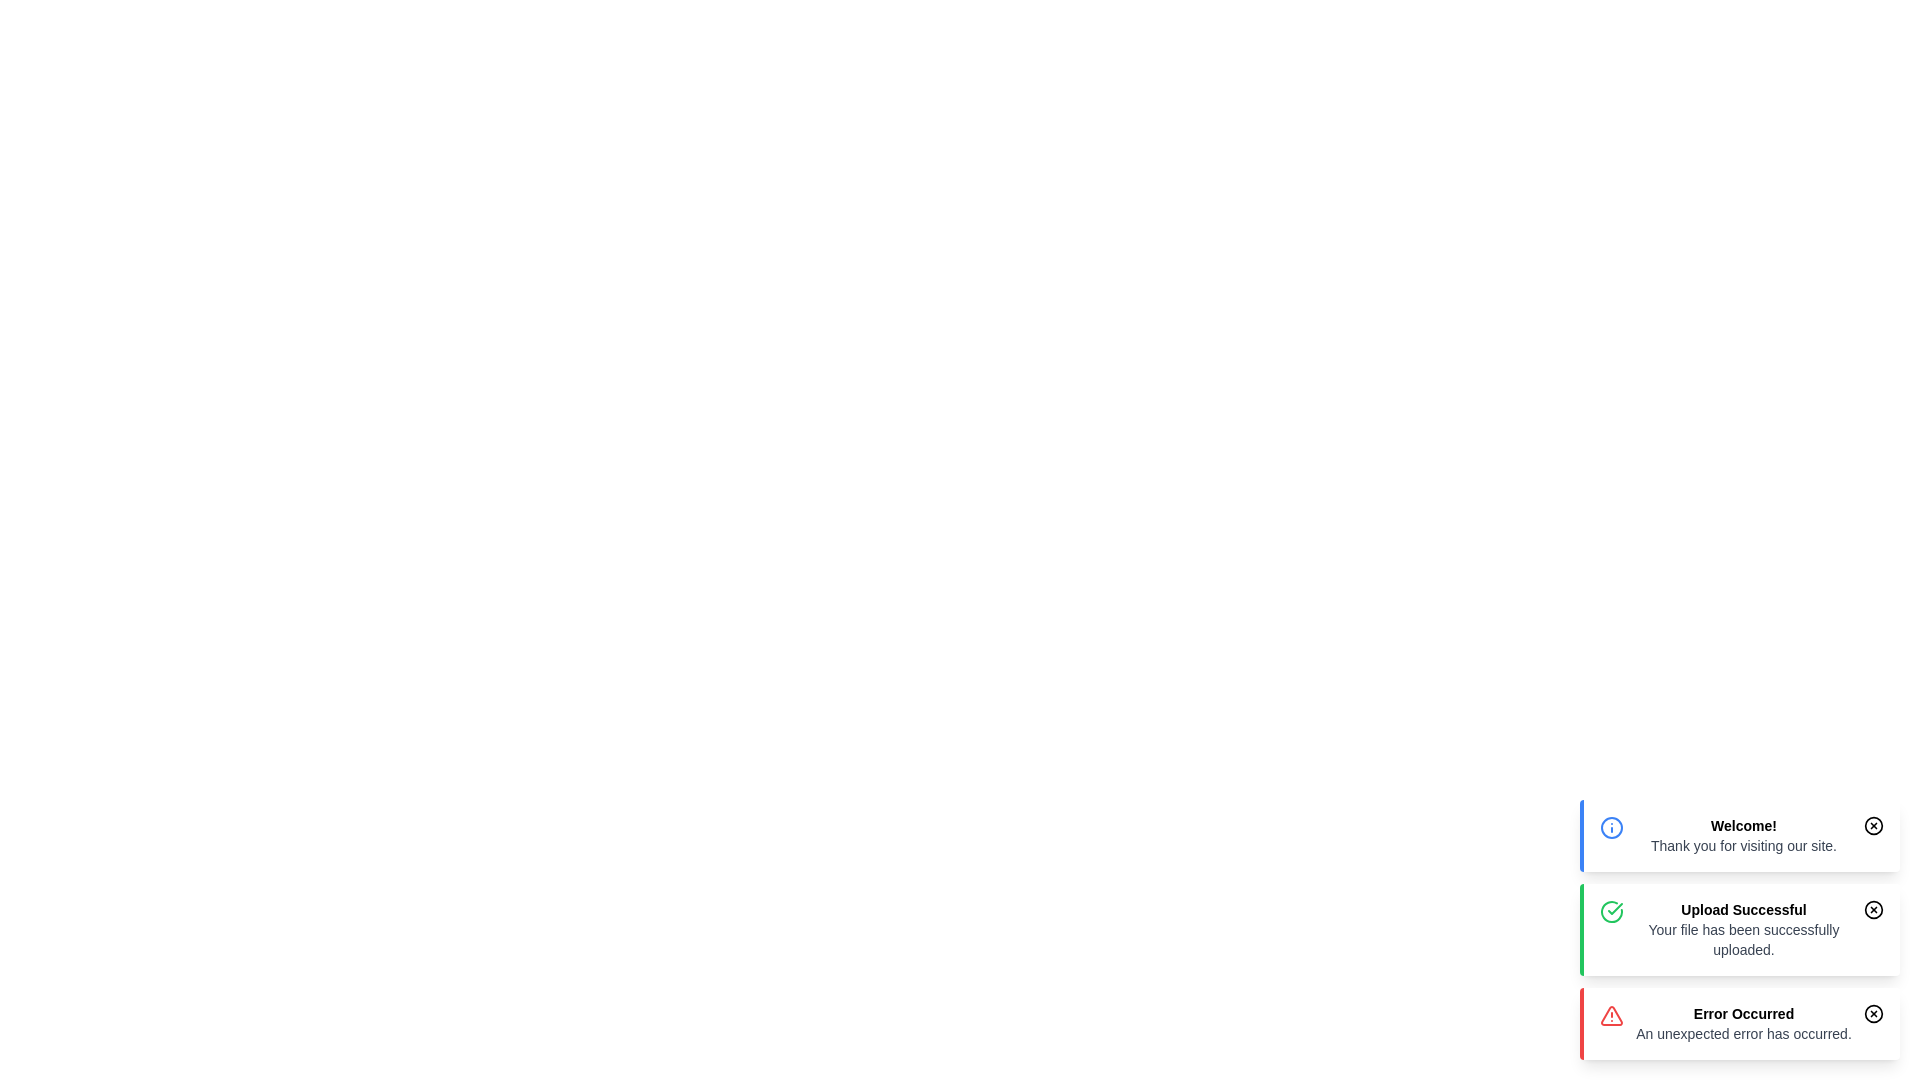 The width and height of the screenshot is (1920, 1080). I want to click on message content of the Text block titled 'Error Occurred' located in the bottom right of the interface, below previous notifications, so click(1742, 1023).